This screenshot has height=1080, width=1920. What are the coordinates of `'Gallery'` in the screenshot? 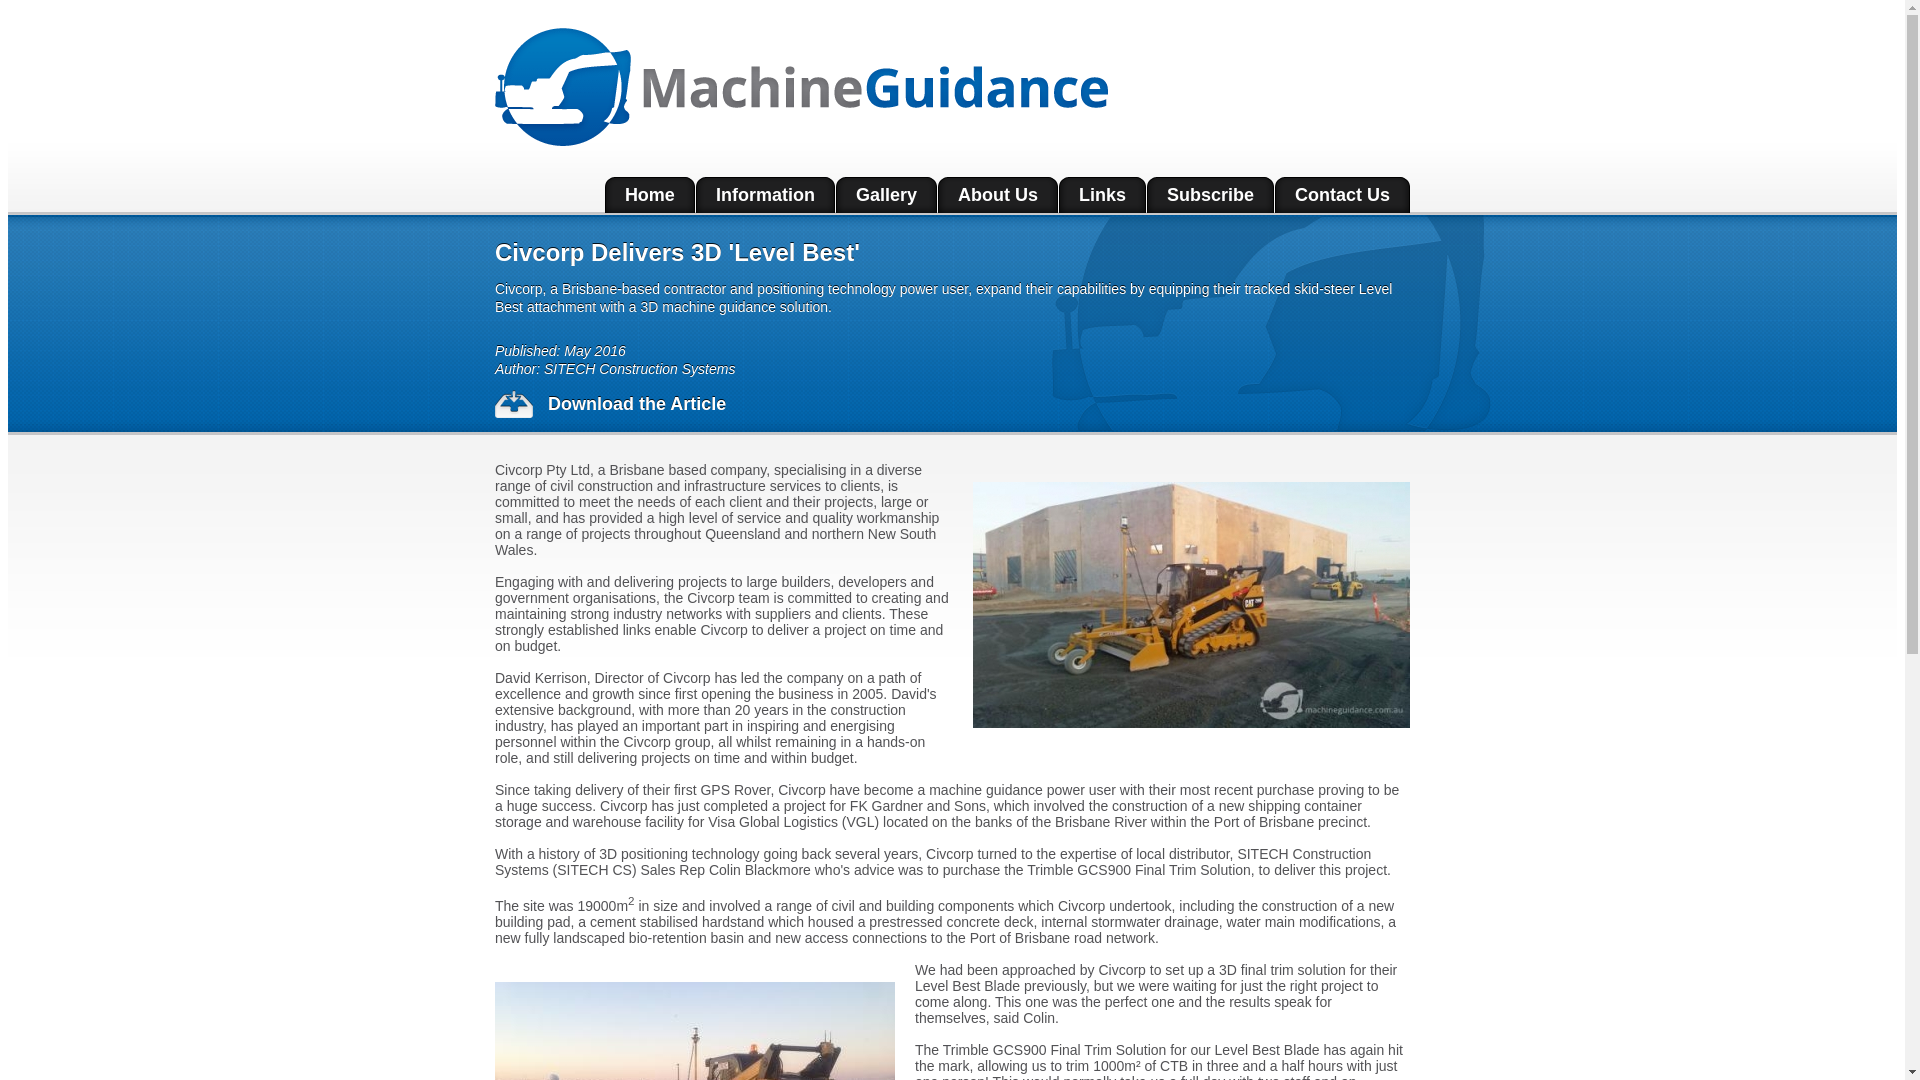 It's located at (885, 195).